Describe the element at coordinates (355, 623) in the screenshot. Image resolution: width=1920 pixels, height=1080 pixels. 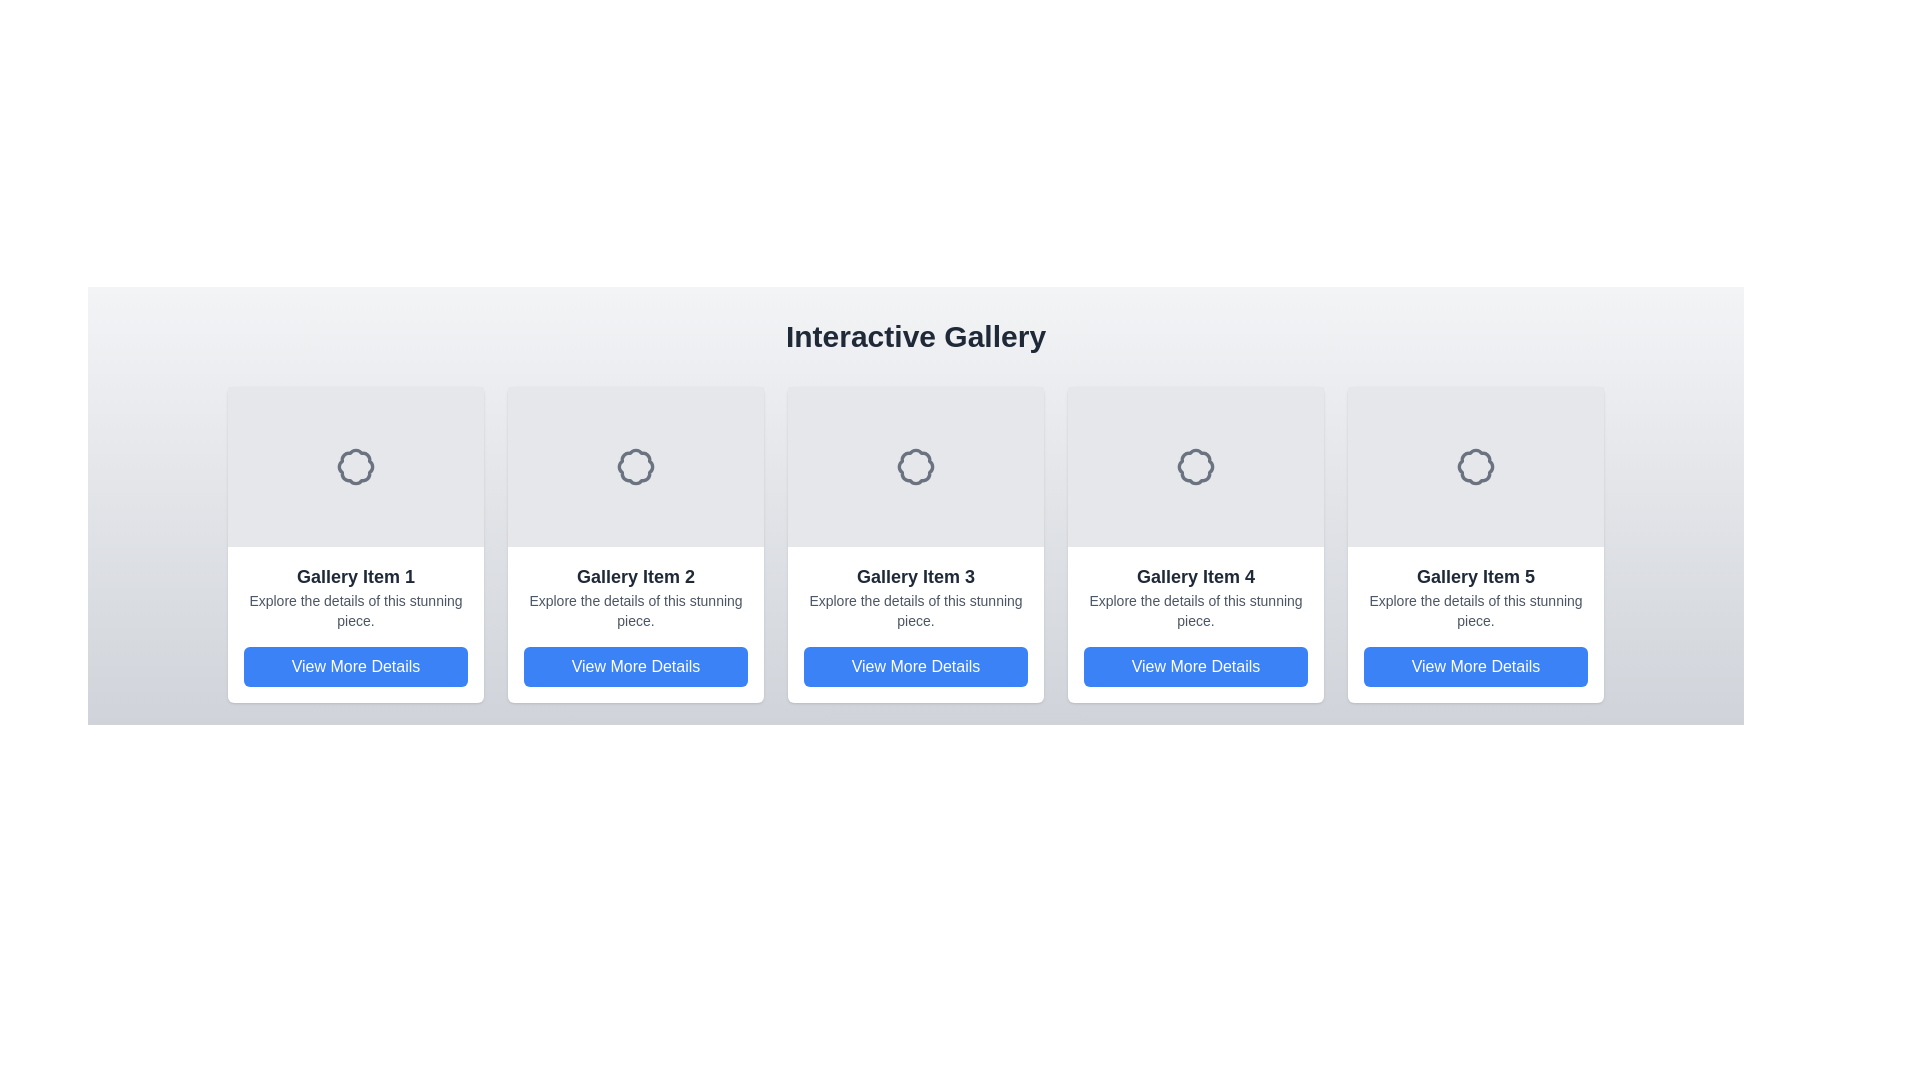
I see `heading and description of the first gallery item card located at the far-left side of the row` at that location.